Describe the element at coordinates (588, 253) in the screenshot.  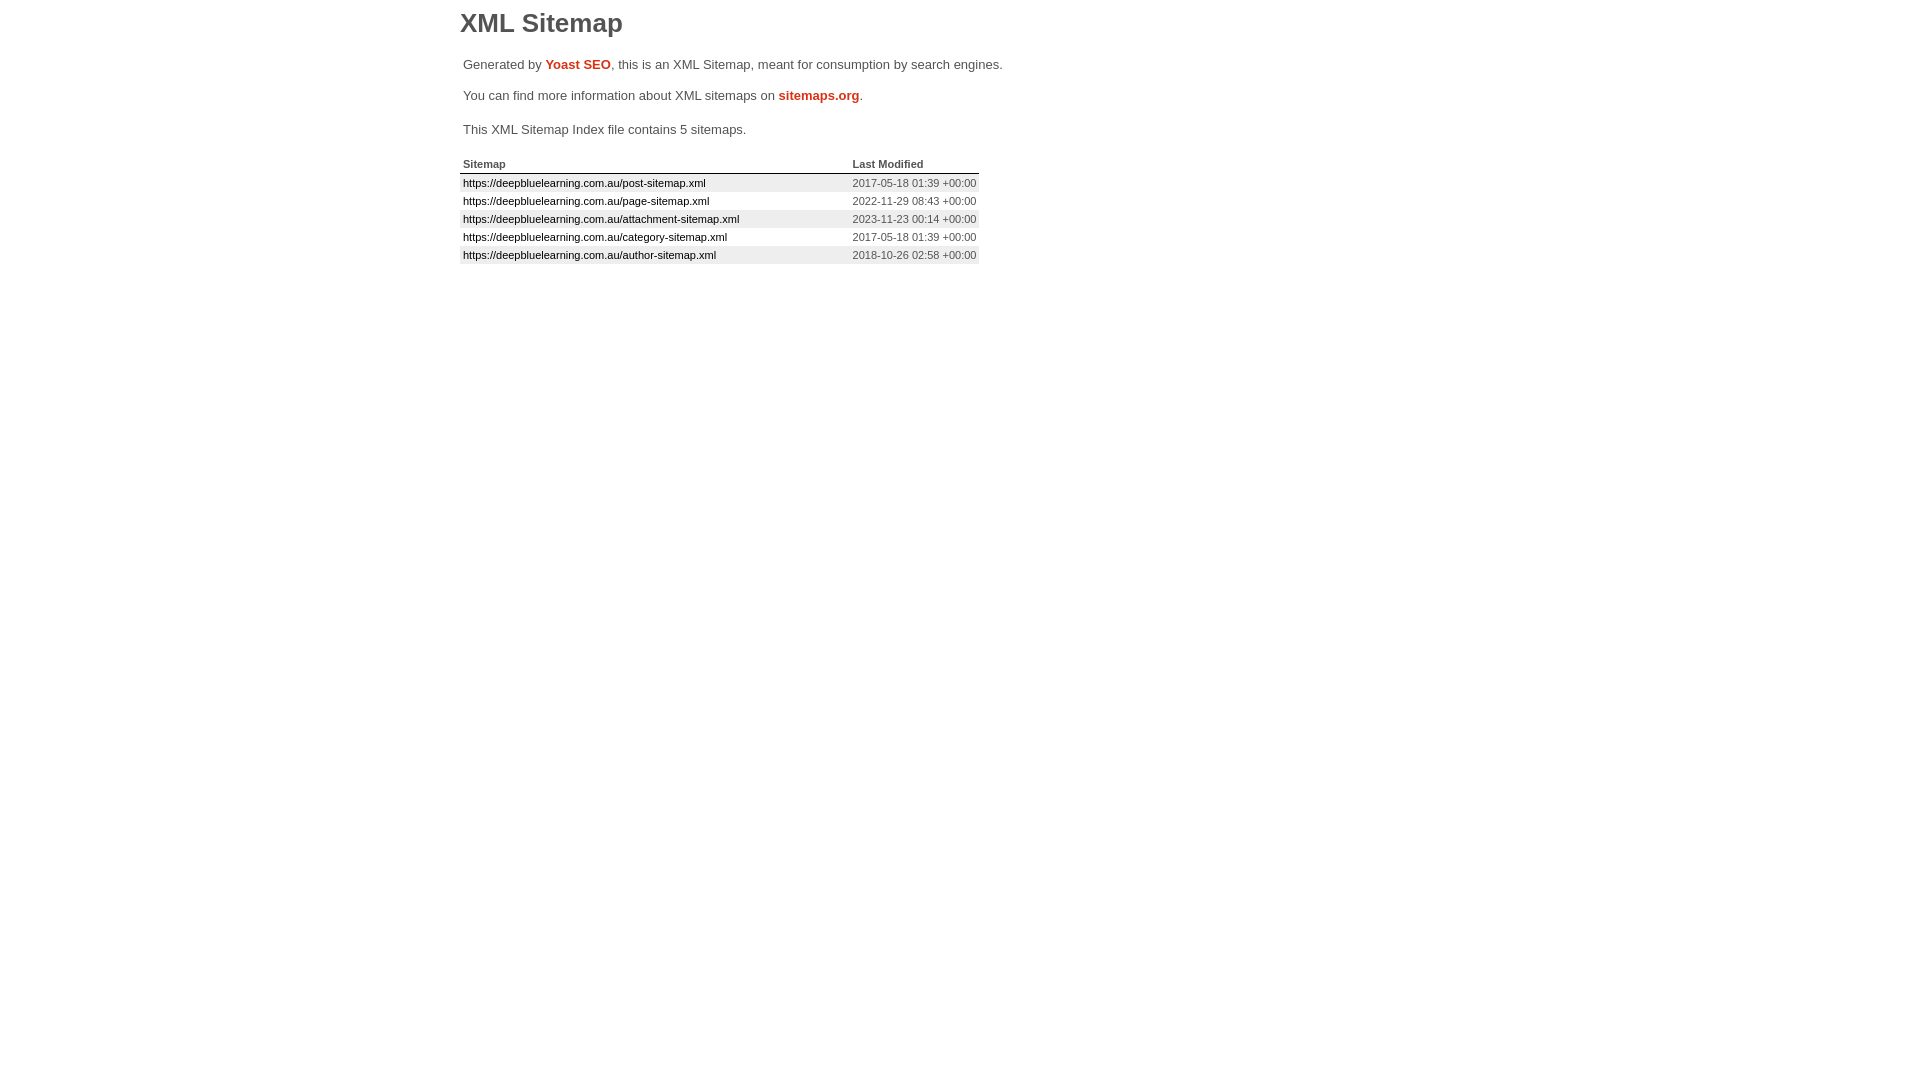
I see `'https://deepbluelearning.com.au/author-sitemap.xml'` at that location.